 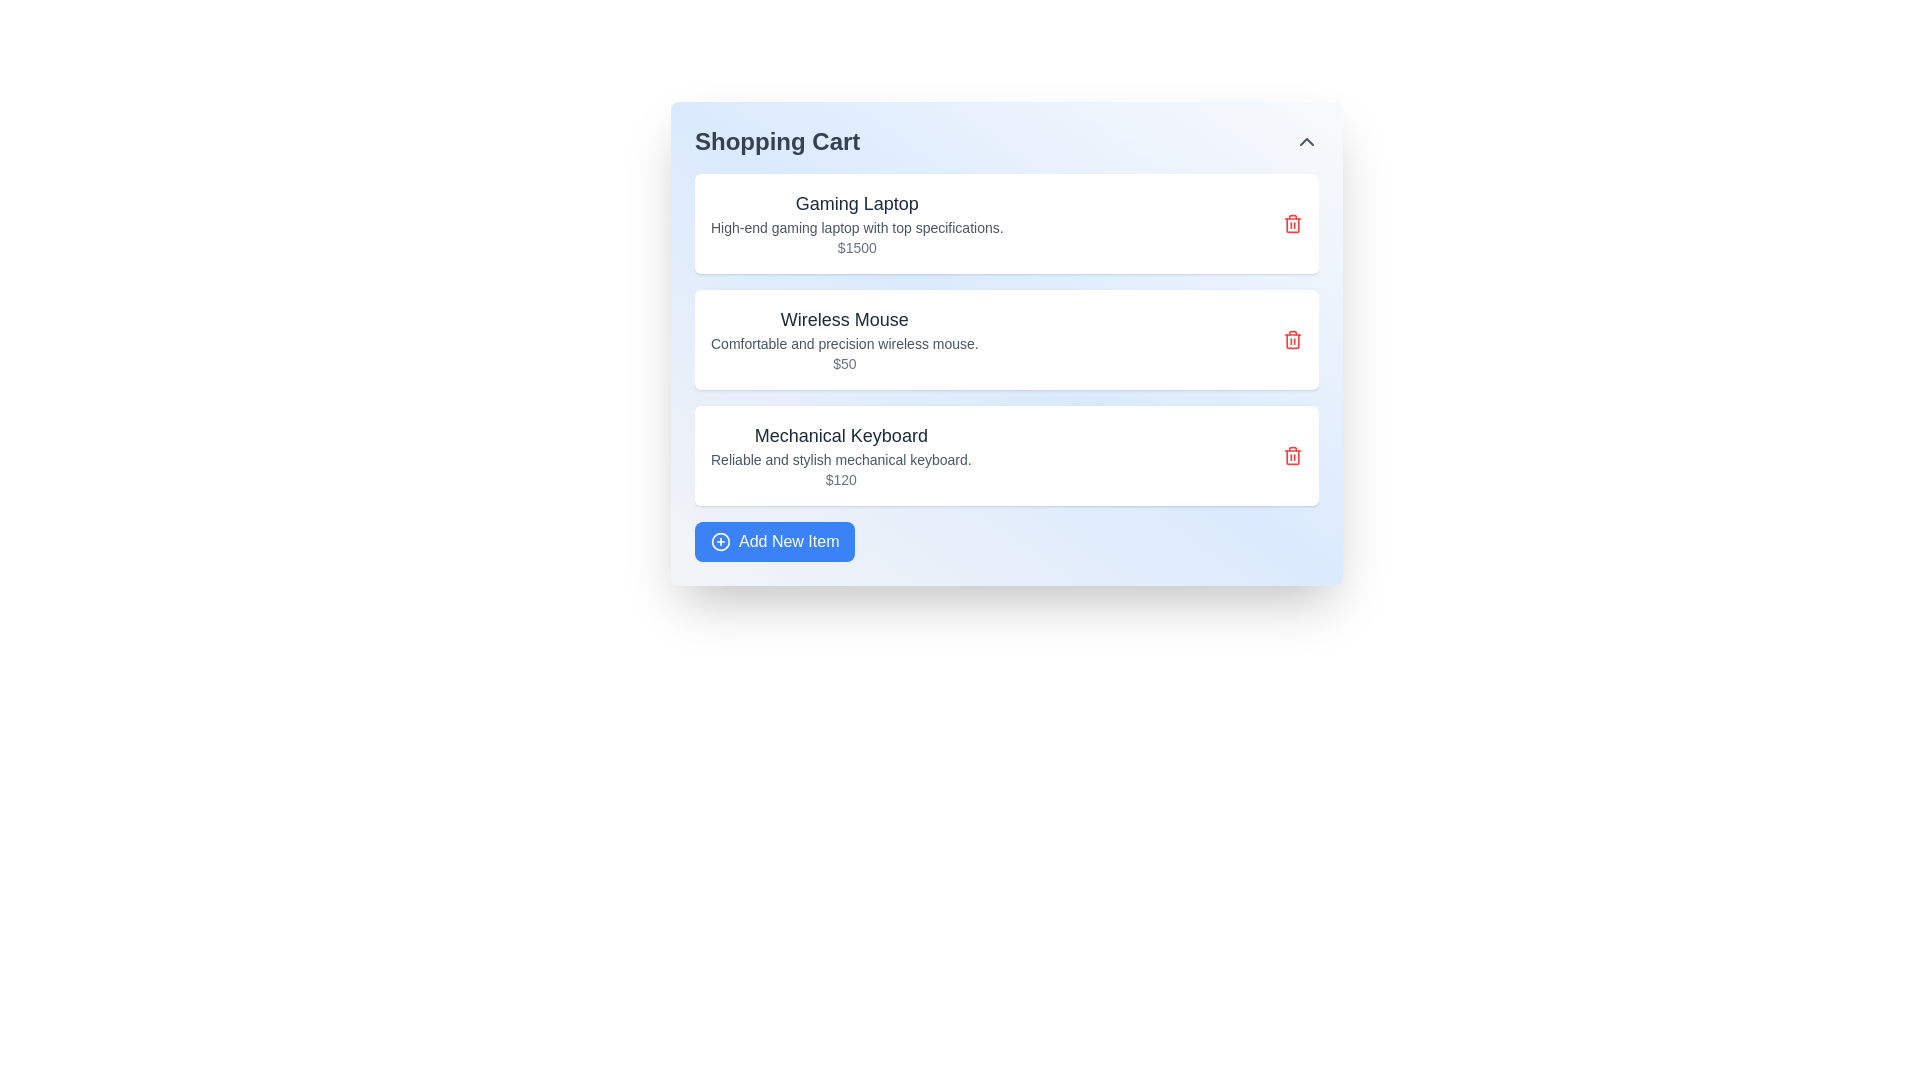 I want to click on the price text label indicating the 'Mechanical Keyboard' product, located below the description and near the bottom-right of the shopping cart interface, so click(x=841, y=479).